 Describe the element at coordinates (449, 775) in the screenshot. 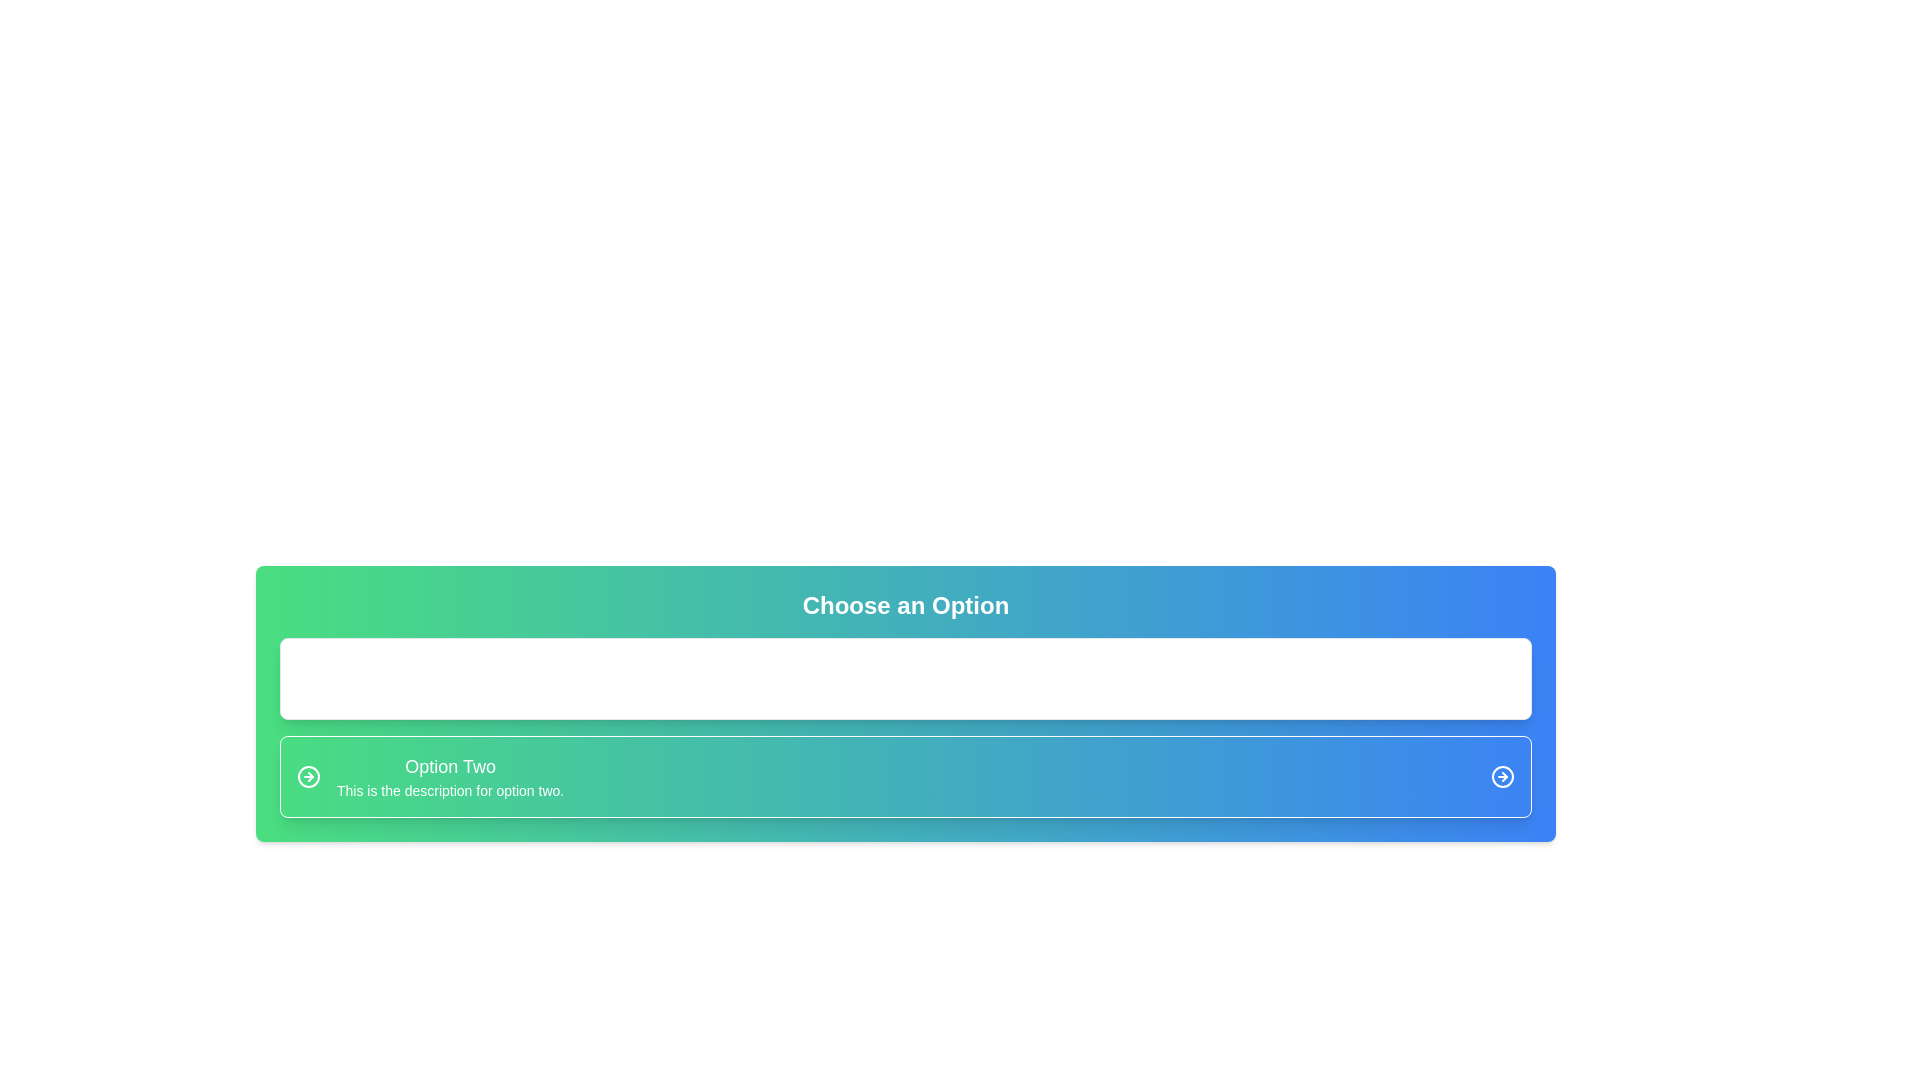

I see `the text block containing 'Option Two' and its description to select the text` at that location.